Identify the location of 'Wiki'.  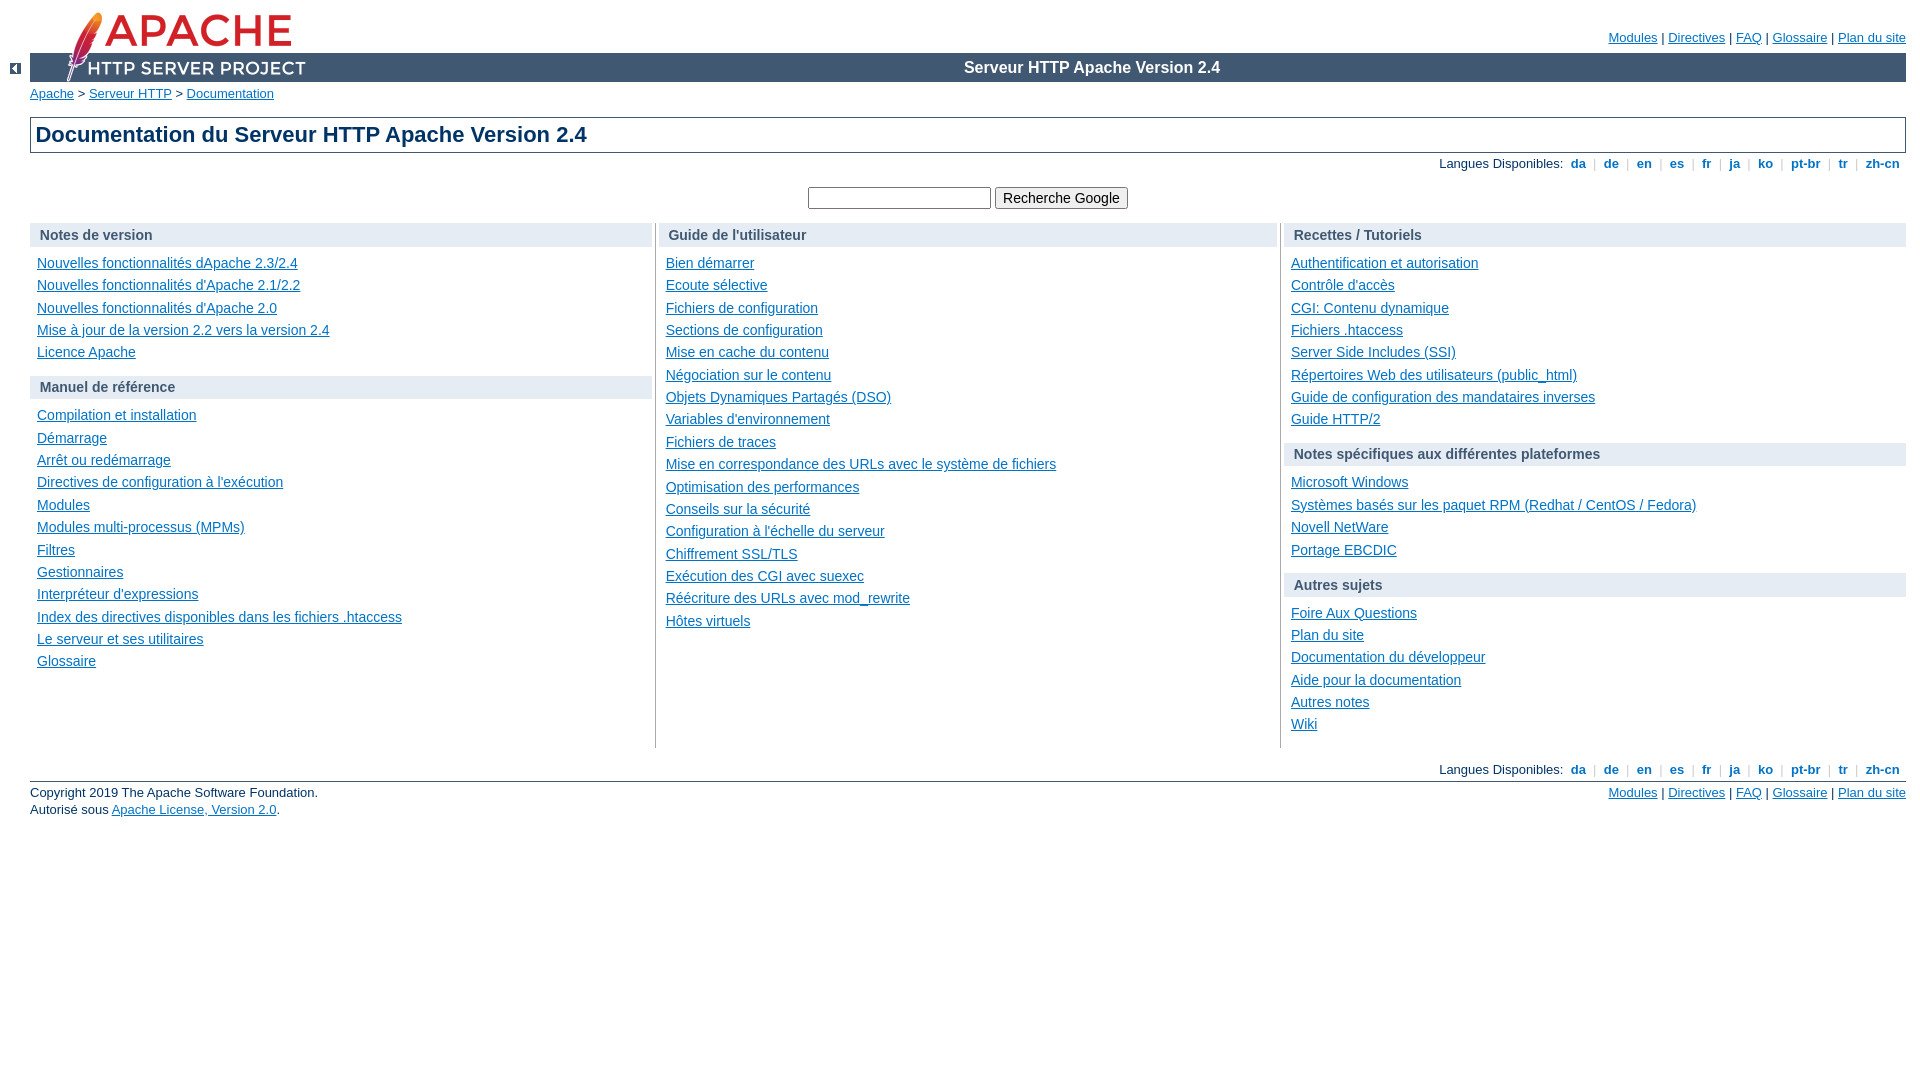
(1304, 724).